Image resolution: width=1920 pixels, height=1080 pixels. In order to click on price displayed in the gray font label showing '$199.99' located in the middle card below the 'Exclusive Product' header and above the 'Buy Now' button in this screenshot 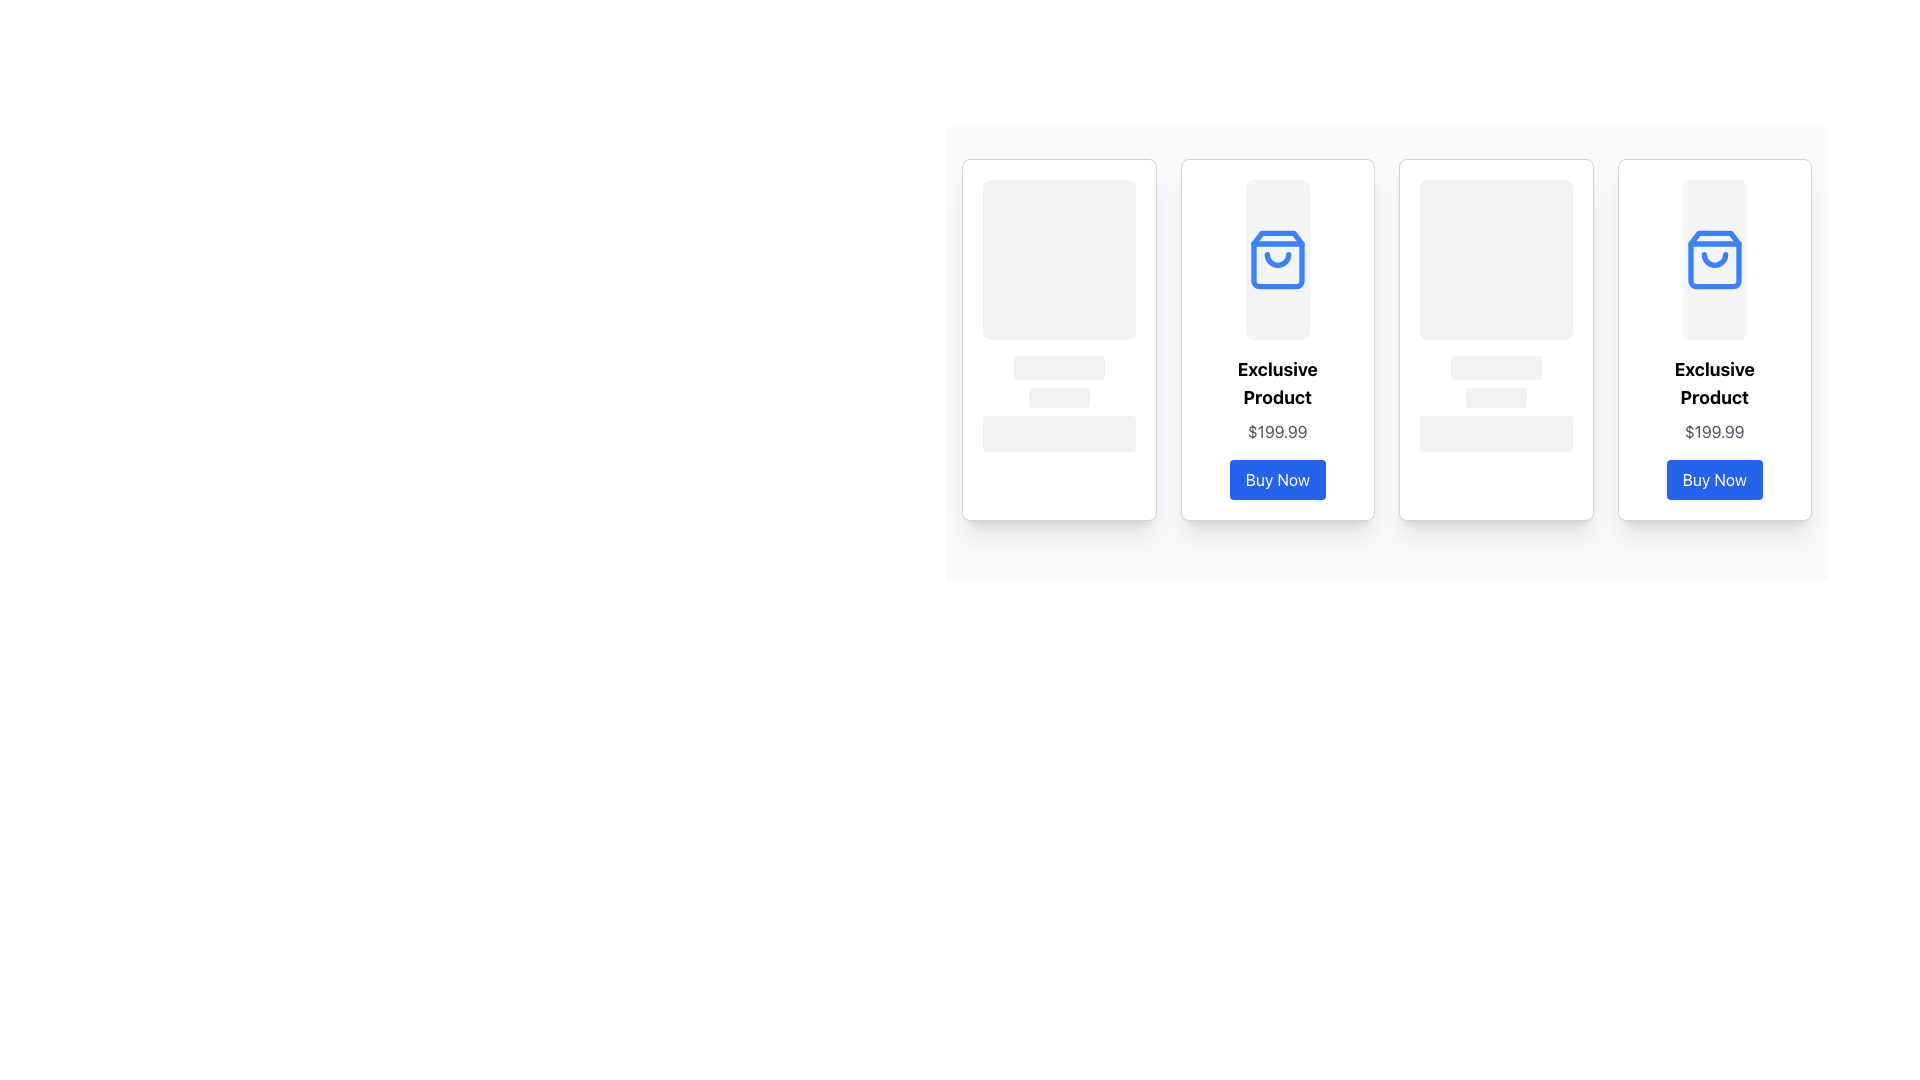, I will do `click(1276, 431)`.